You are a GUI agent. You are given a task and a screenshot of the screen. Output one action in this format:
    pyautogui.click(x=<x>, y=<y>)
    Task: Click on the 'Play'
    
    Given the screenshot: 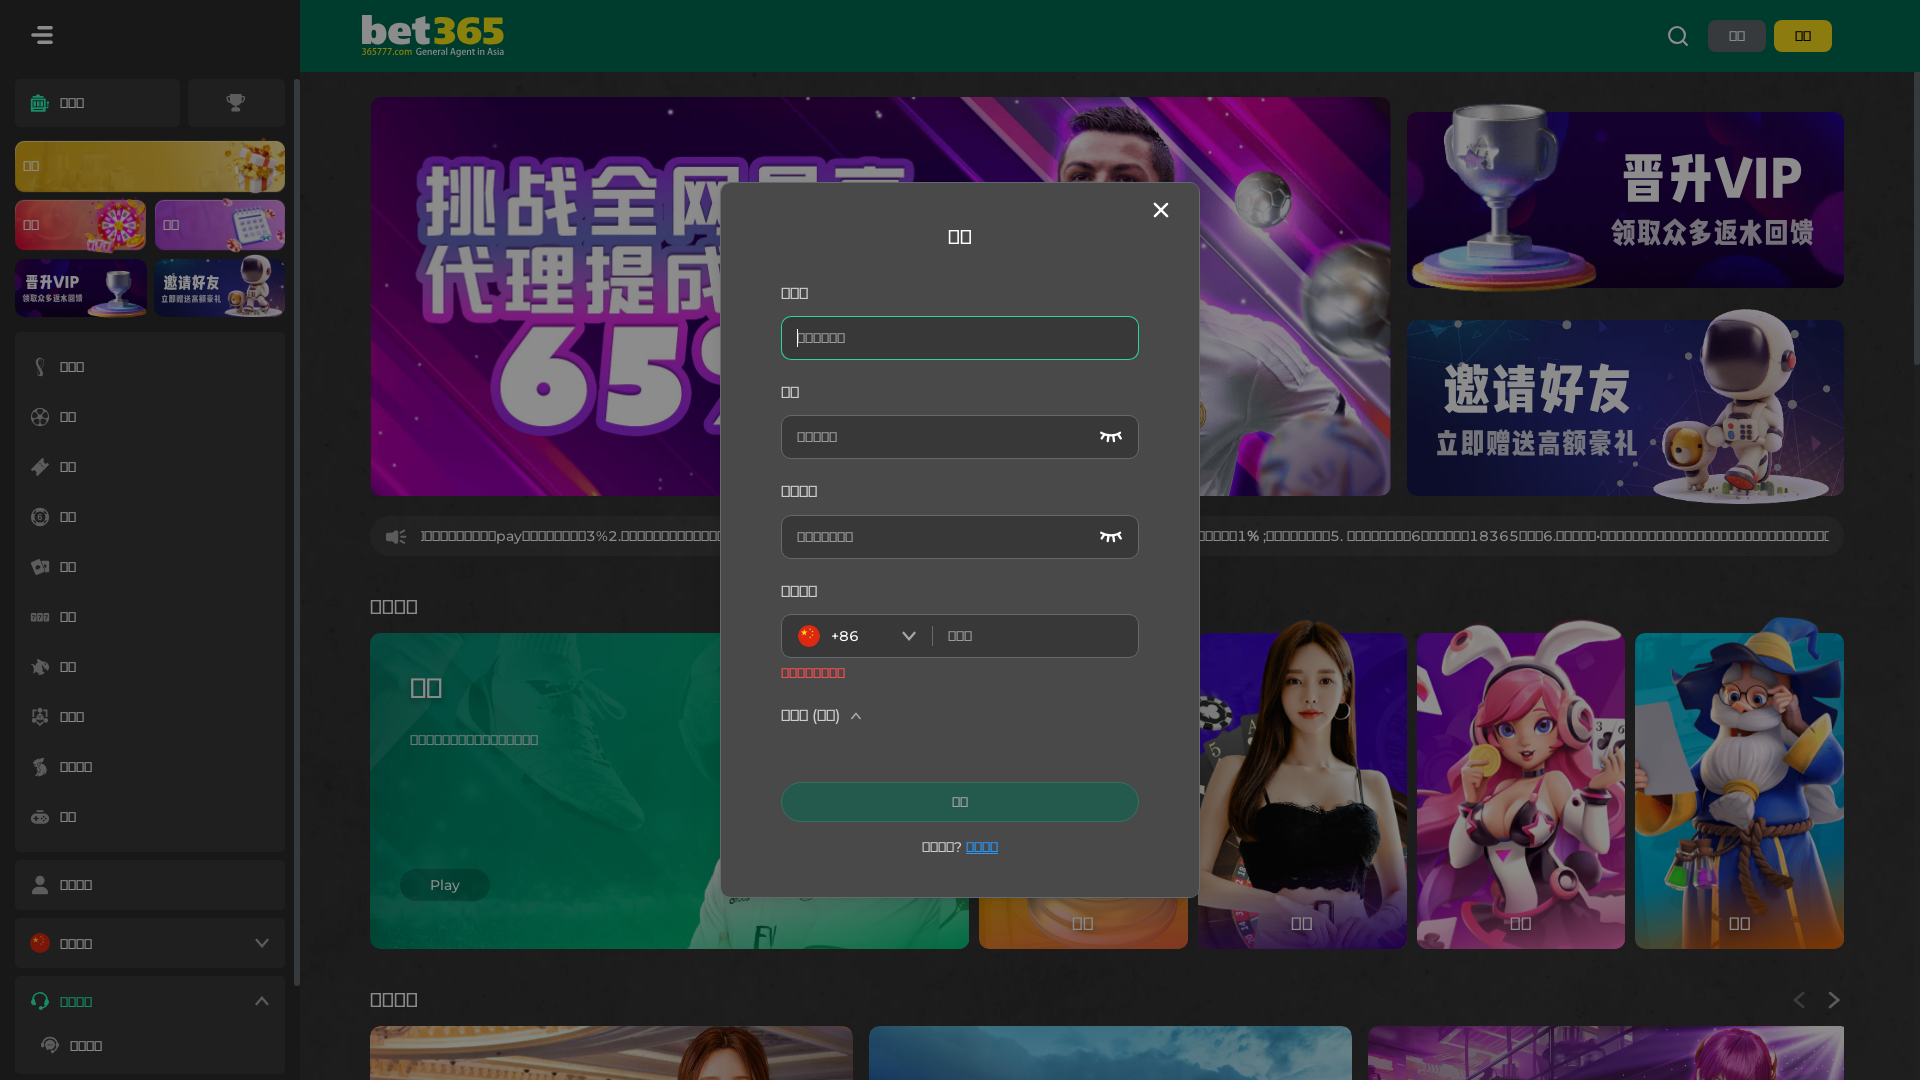 What is the action you would take?
    pyautogui.click(x=444, y=883)
    